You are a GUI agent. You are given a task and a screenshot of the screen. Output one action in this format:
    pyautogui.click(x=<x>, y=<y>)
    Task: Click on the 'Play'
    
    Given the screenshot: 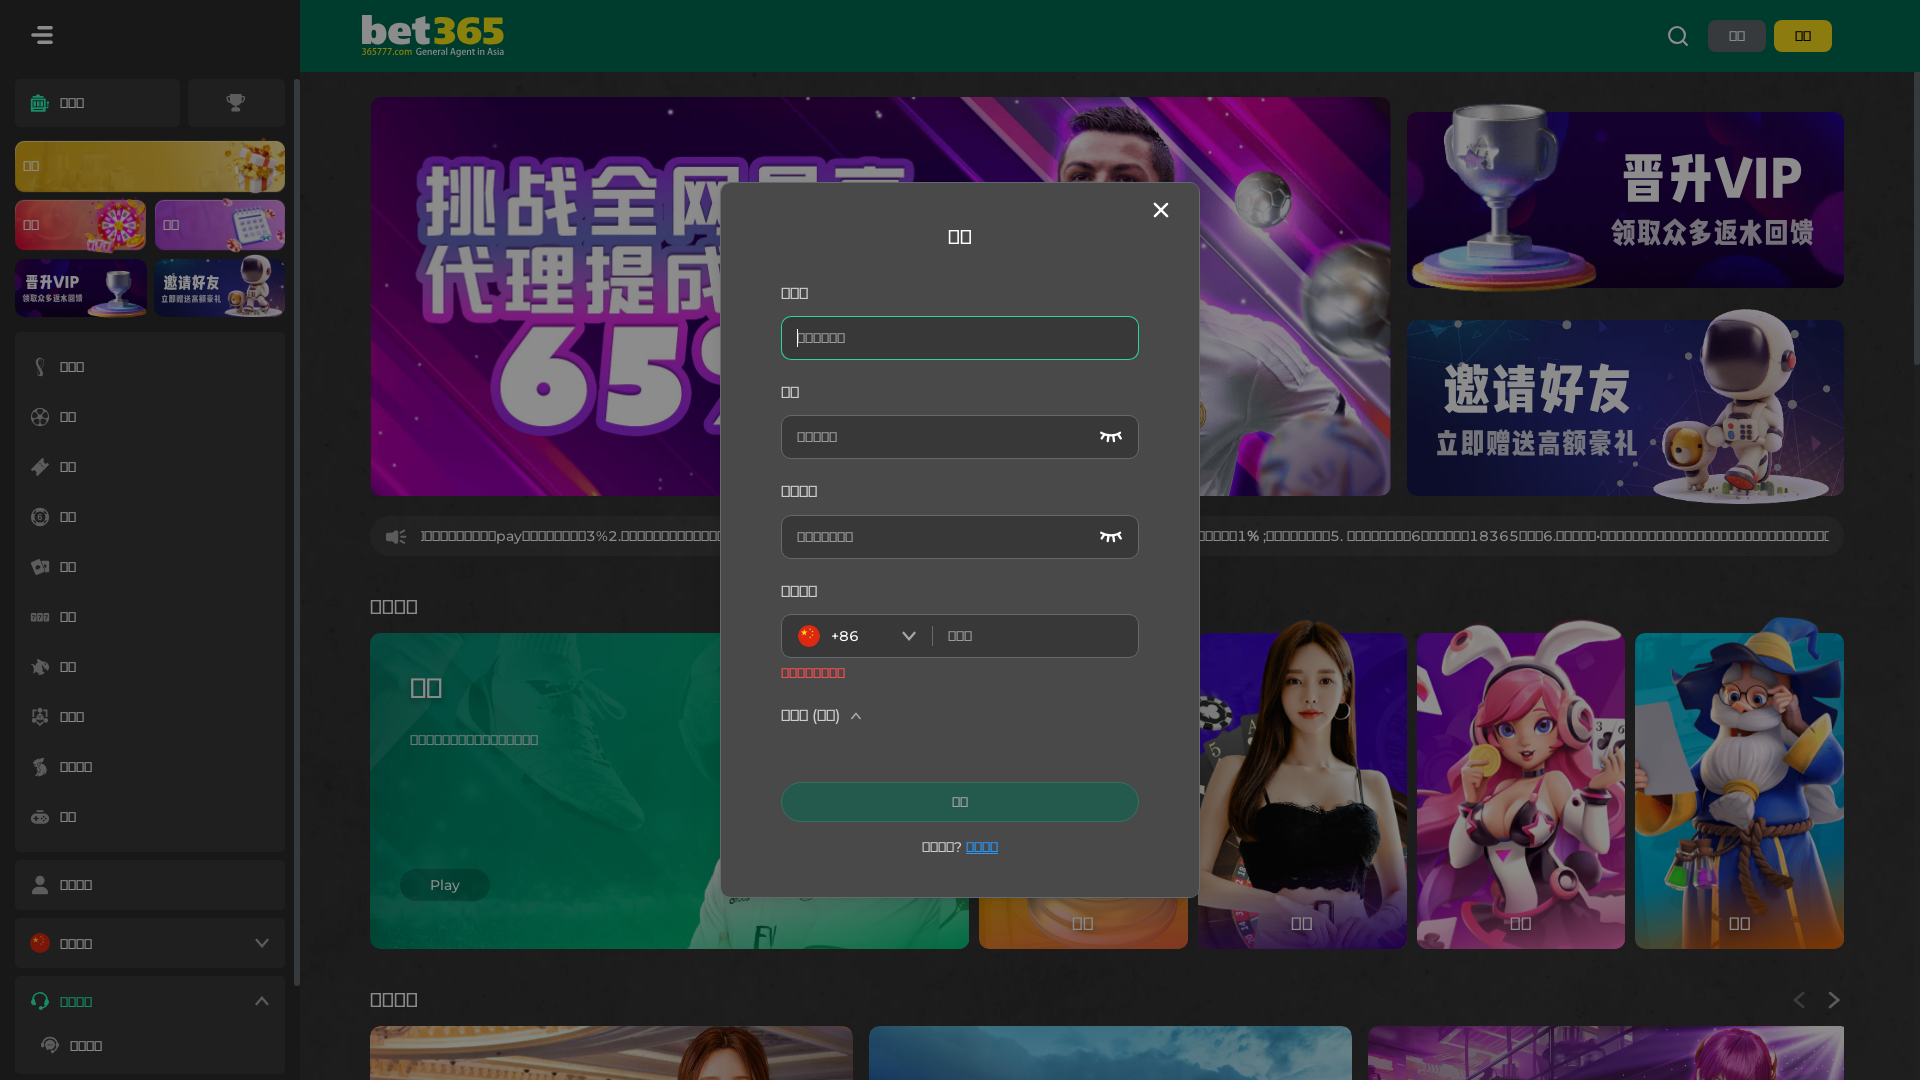 What is the action you would take?
    pyautogui.click(x=444, y=883)
    